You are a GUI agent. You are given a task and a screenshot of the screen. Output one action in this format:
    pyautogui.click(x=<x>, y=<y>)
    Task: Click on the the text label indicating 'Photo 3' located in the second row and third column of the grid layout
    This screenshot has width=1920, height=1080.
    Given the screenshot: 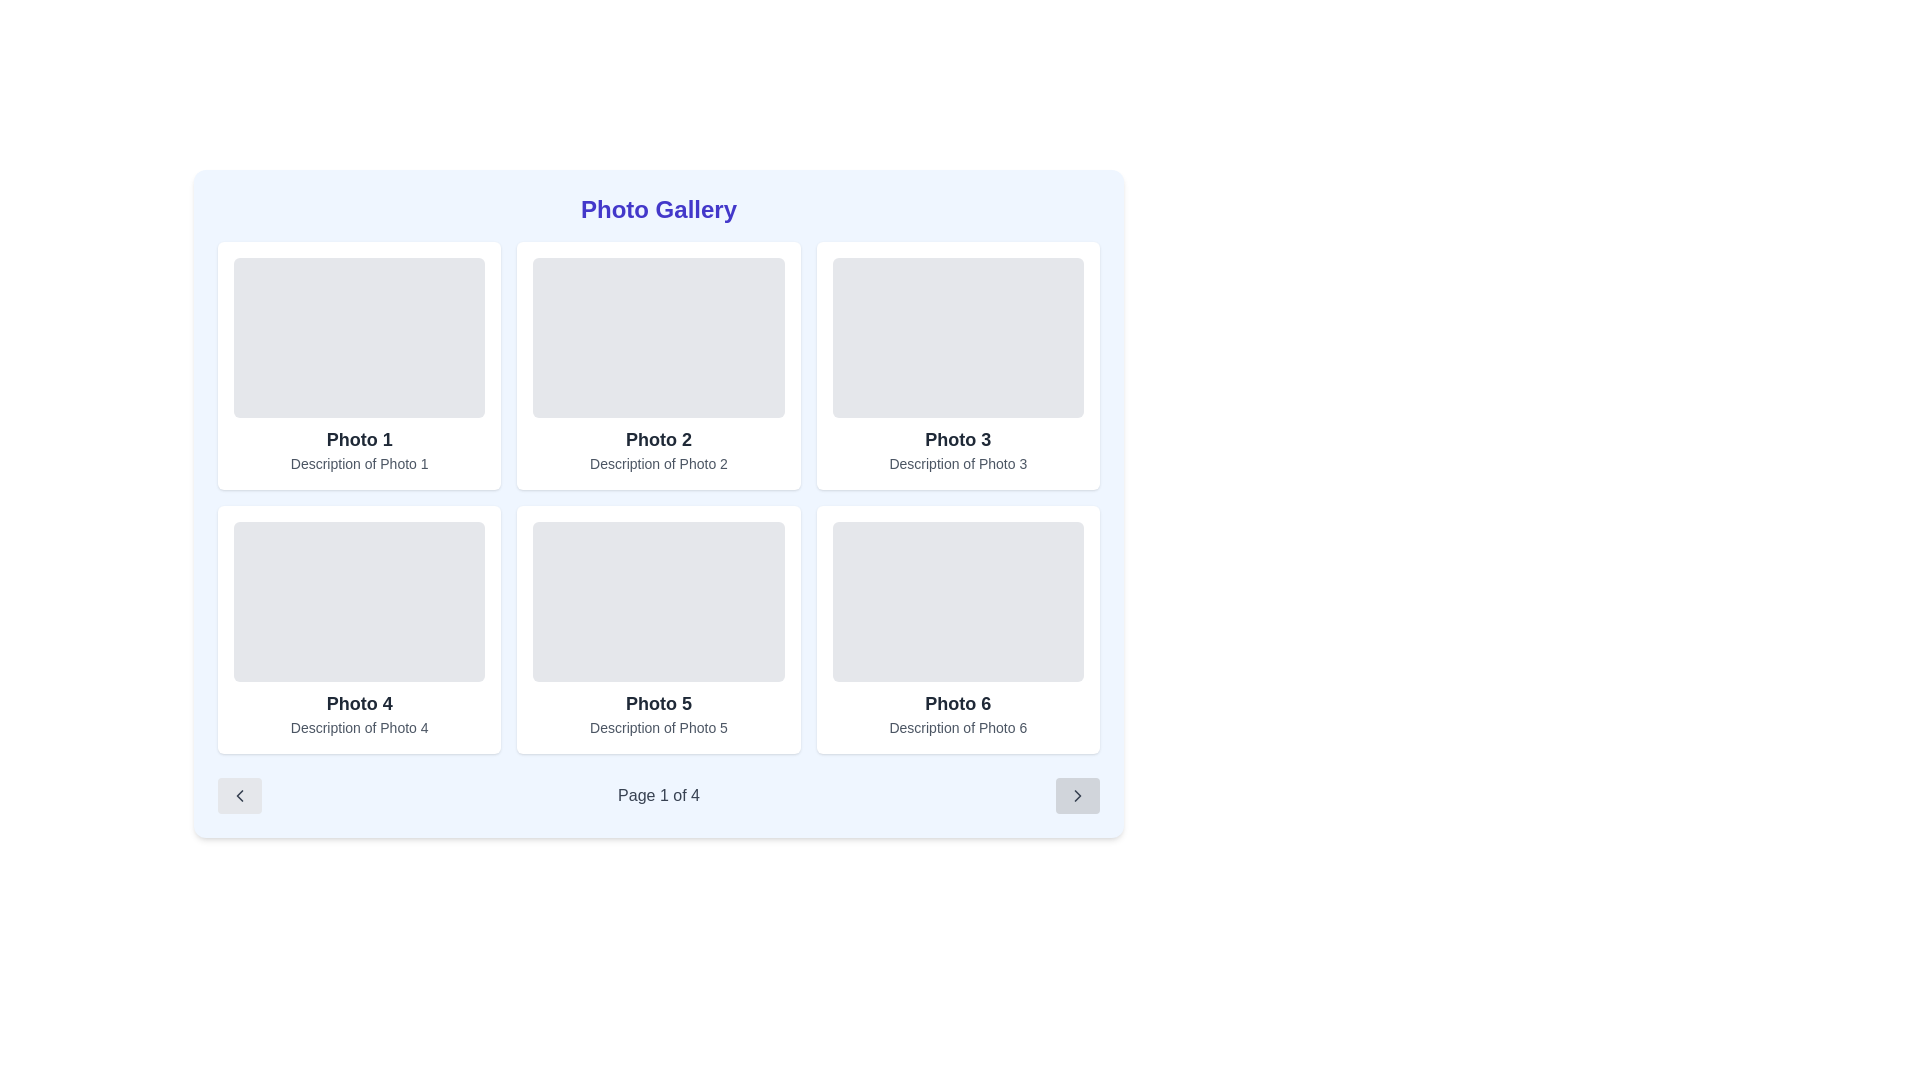 What is the action you would take?
    pyautogui.click(x=957, y=438)
    